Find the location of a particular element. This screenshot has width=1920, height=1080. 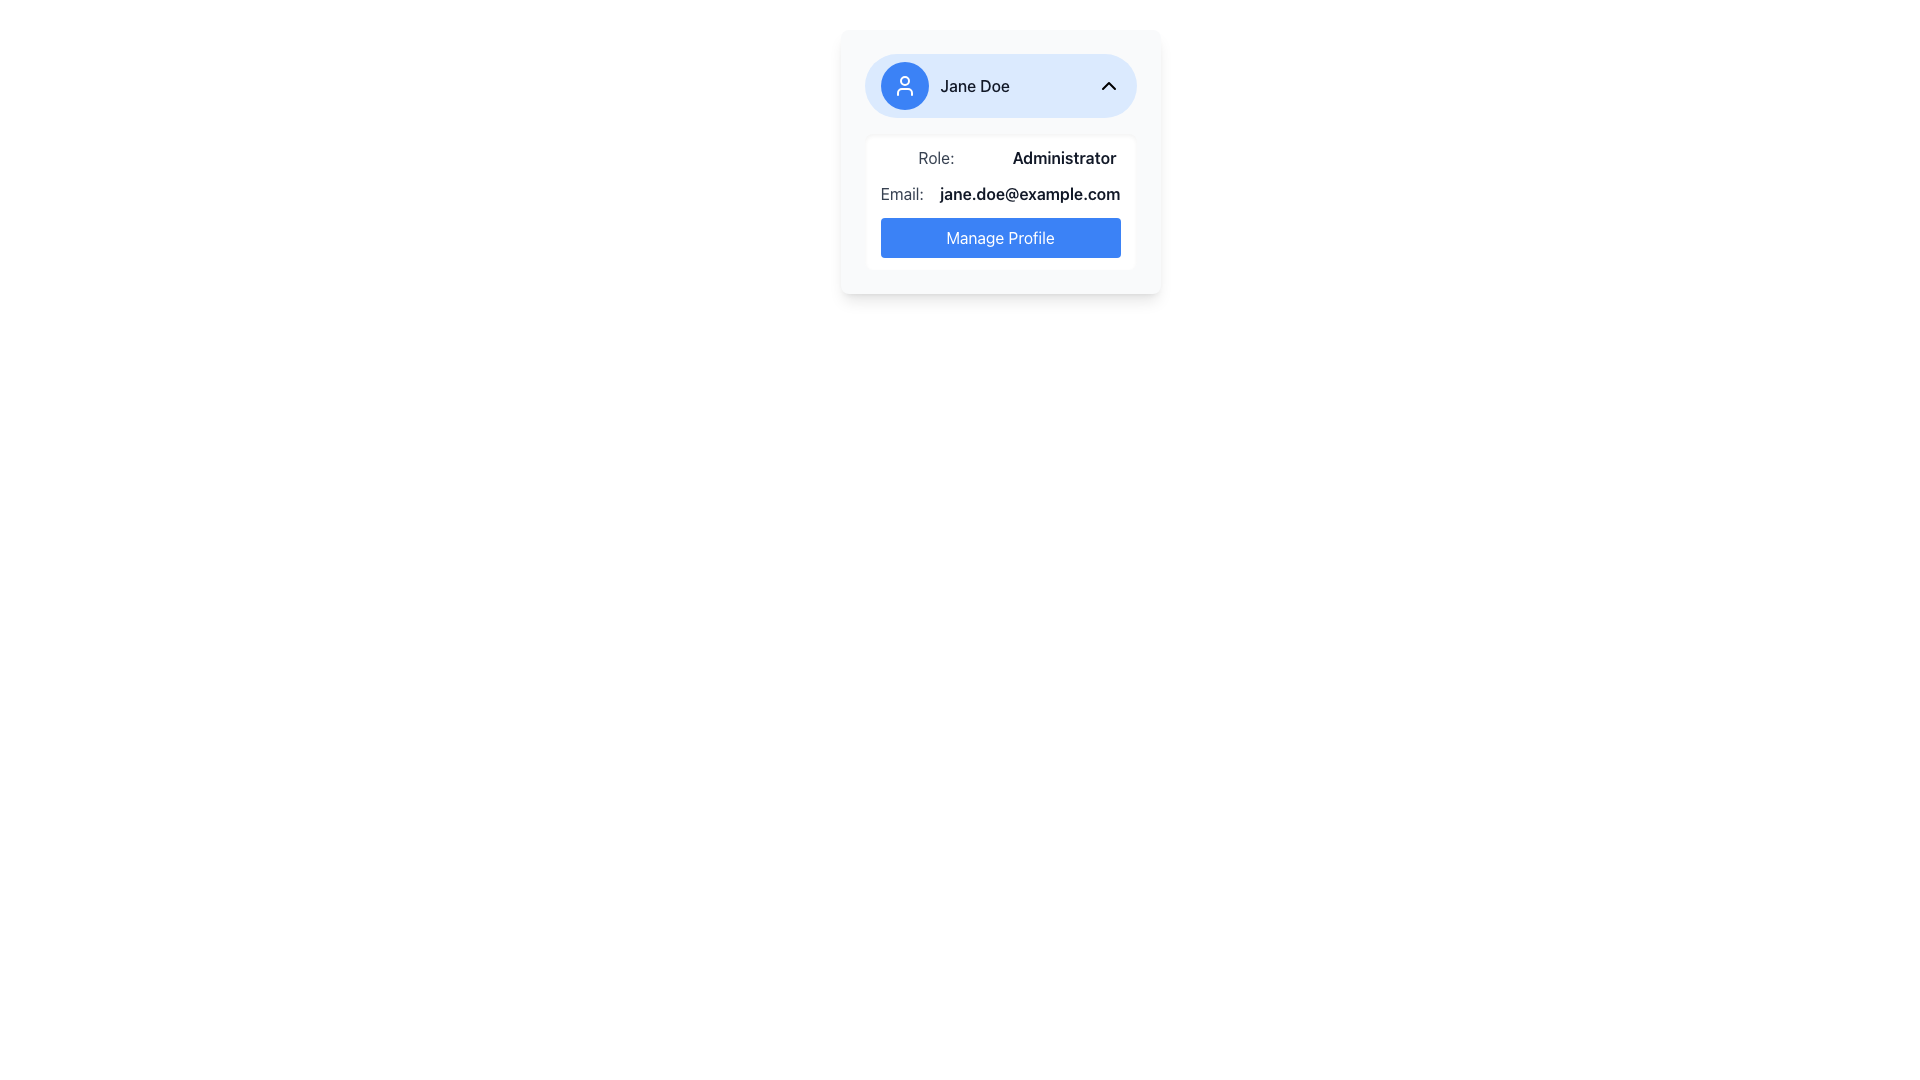

the interactive header section related to 'Jane Doe' is located at coordinates (999, 84).